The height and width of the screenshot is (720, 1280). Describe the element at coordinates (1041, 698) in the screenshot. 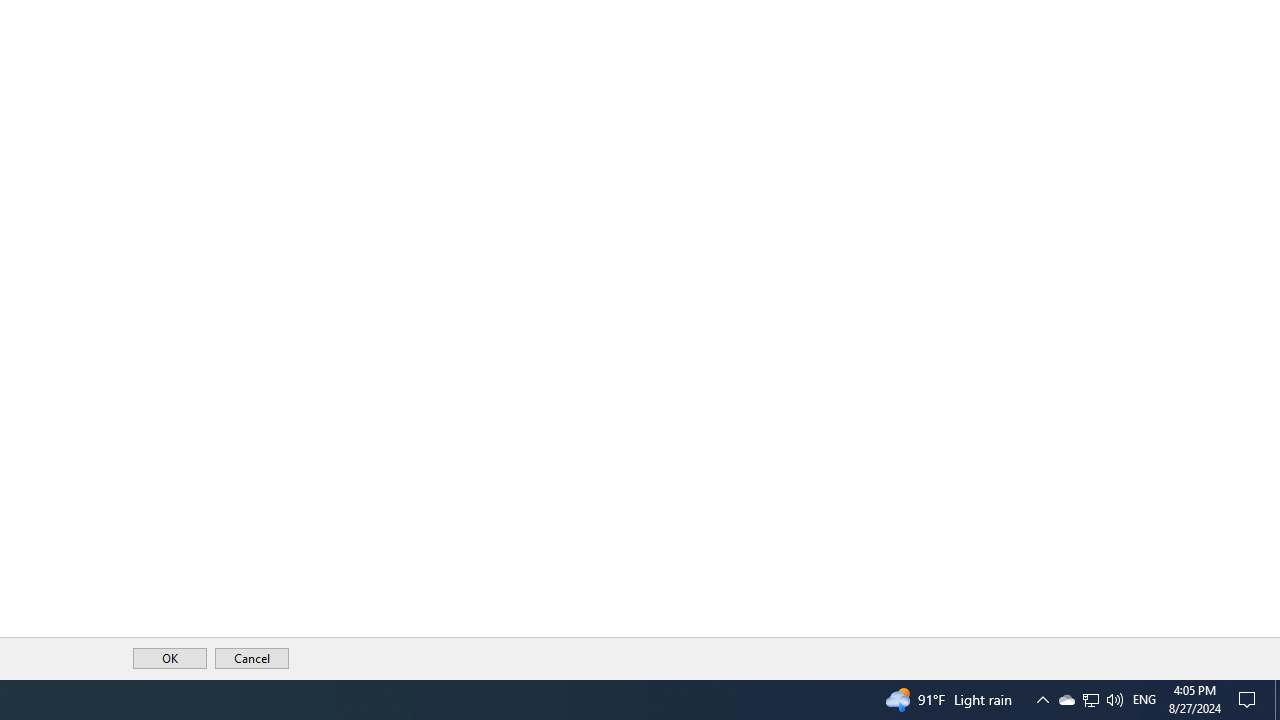

I see `'Notification Chevron'` at that location.